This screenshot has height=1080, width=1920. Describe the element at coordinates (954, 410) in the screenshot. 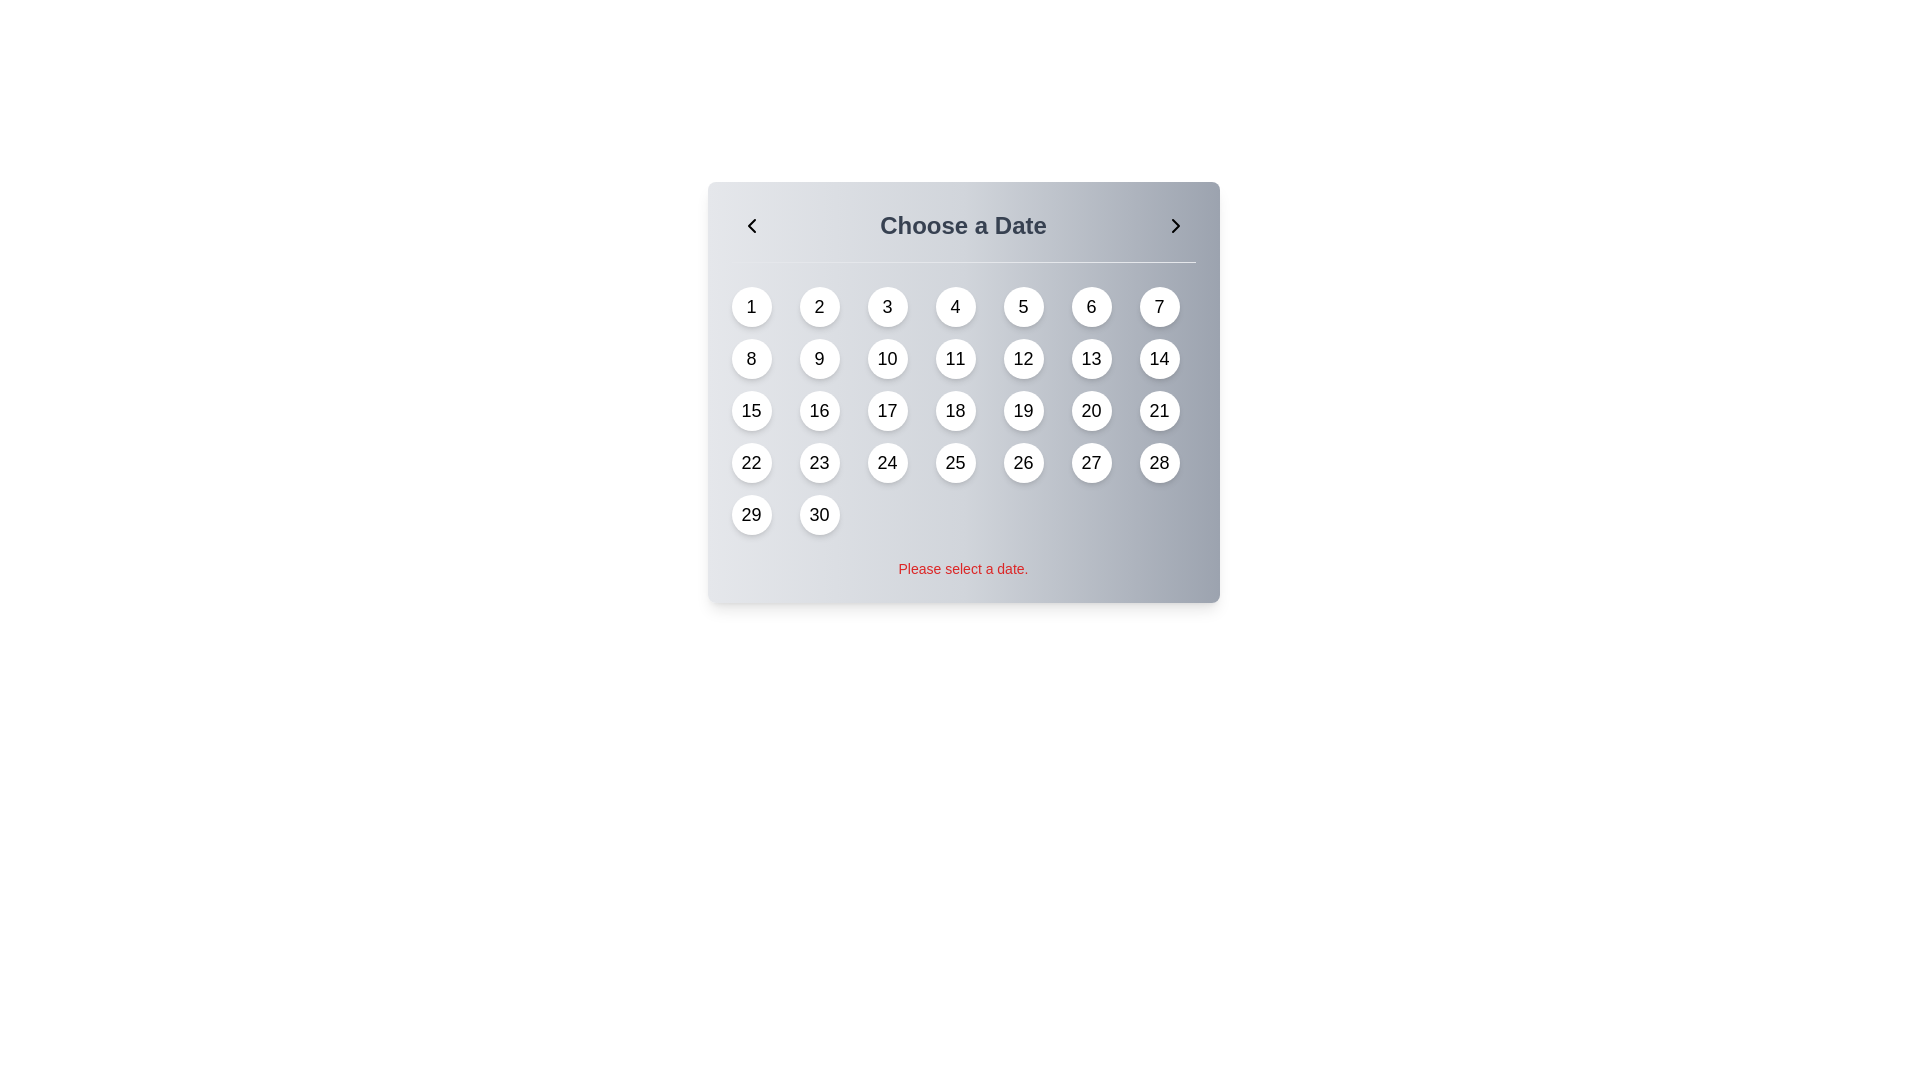

I see `the date selection button for '18' located in the fourth row and fourth column of the date grid to observe hover effects` at that location.